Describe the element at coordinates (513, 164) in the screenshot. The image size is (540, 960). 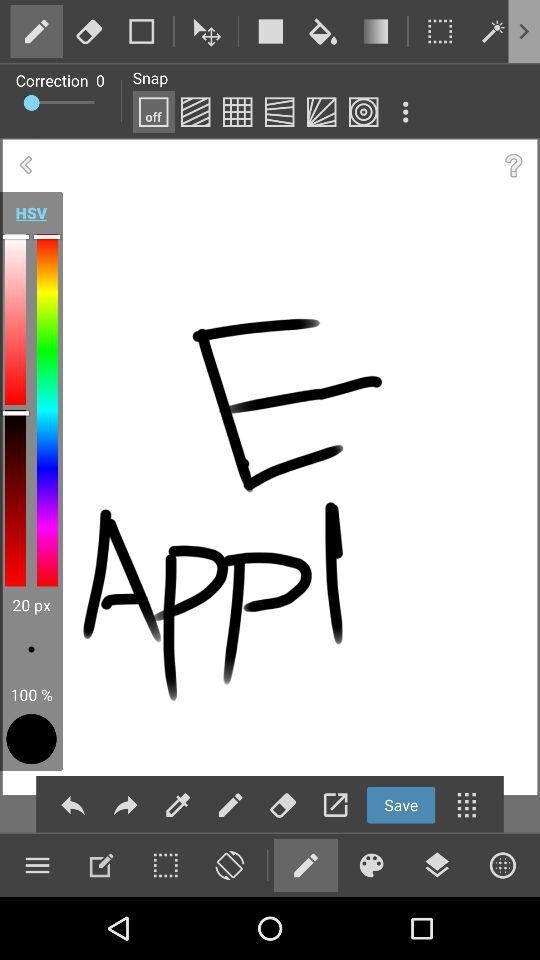
I see `the help icon` at that location.